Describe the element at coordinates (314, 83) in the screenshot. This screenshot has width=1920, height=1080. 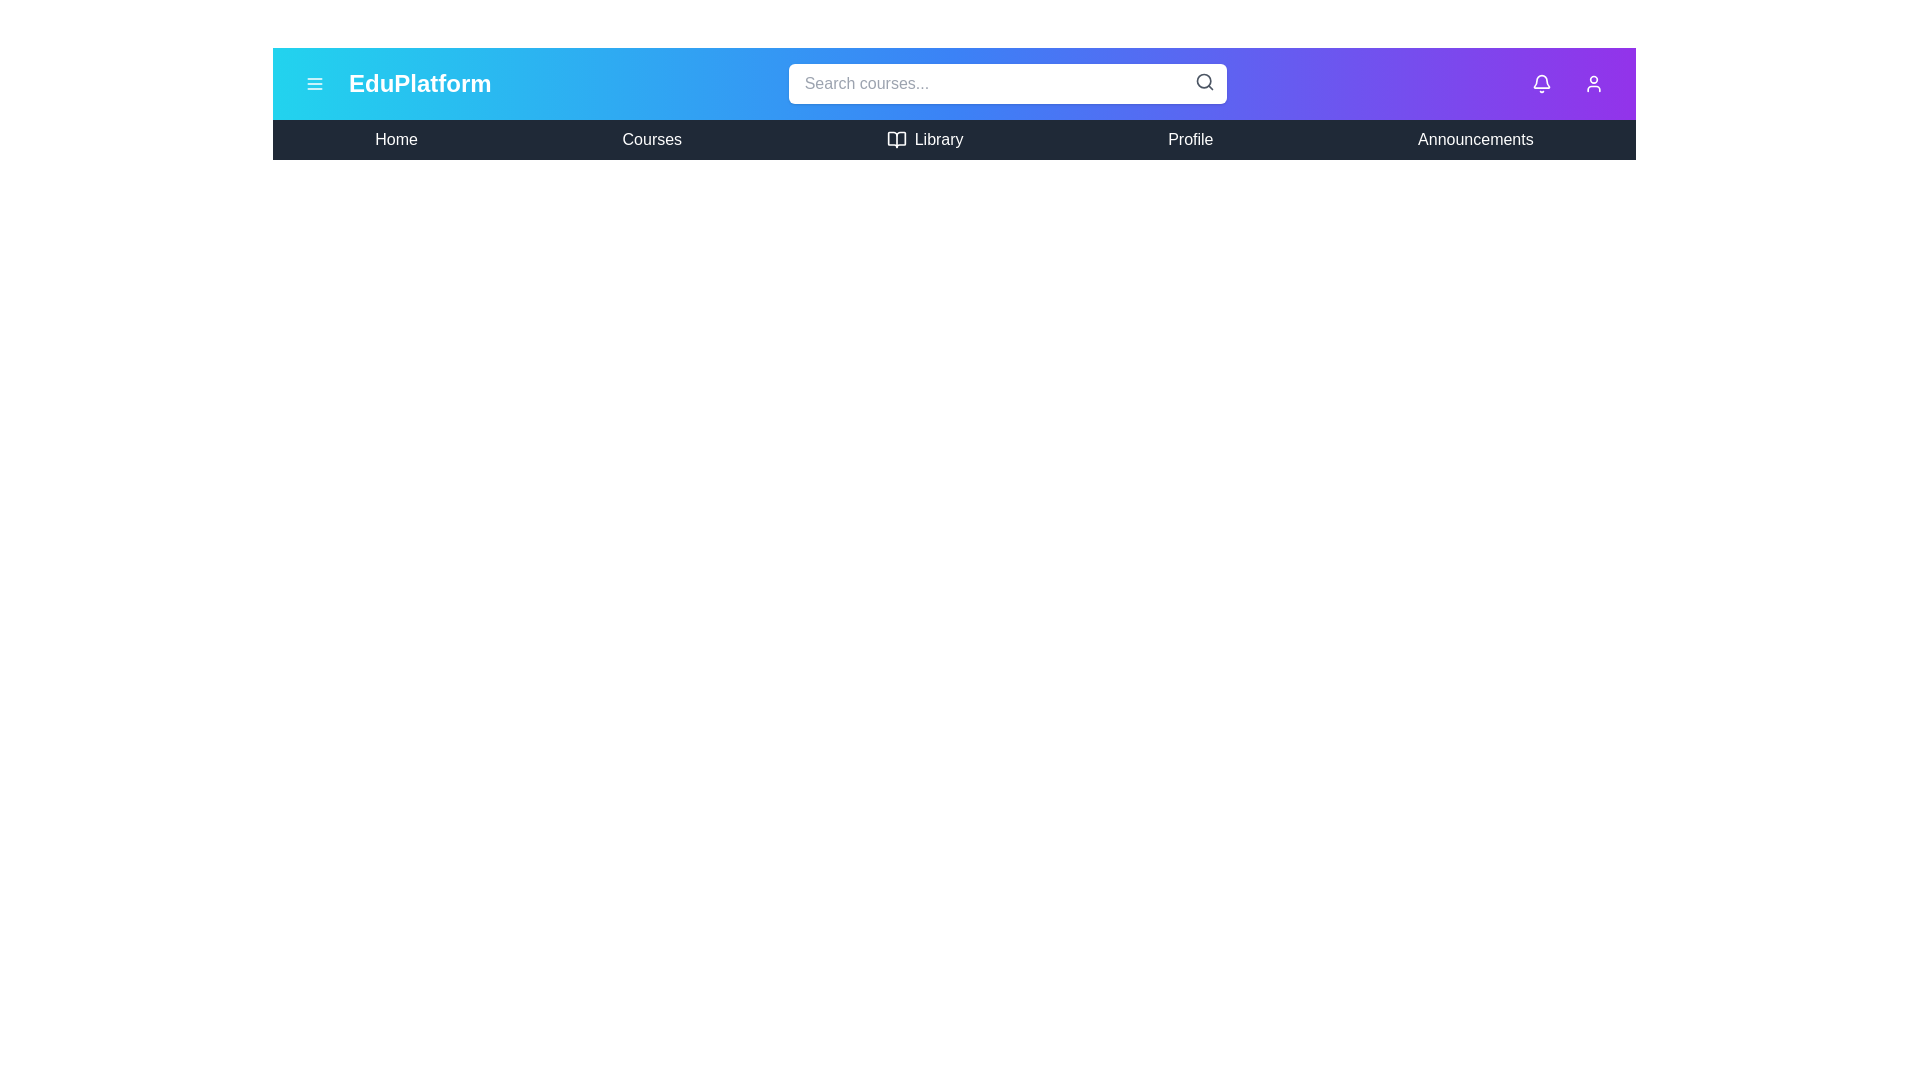
I see `menu button to toggle the side menu` at that location.